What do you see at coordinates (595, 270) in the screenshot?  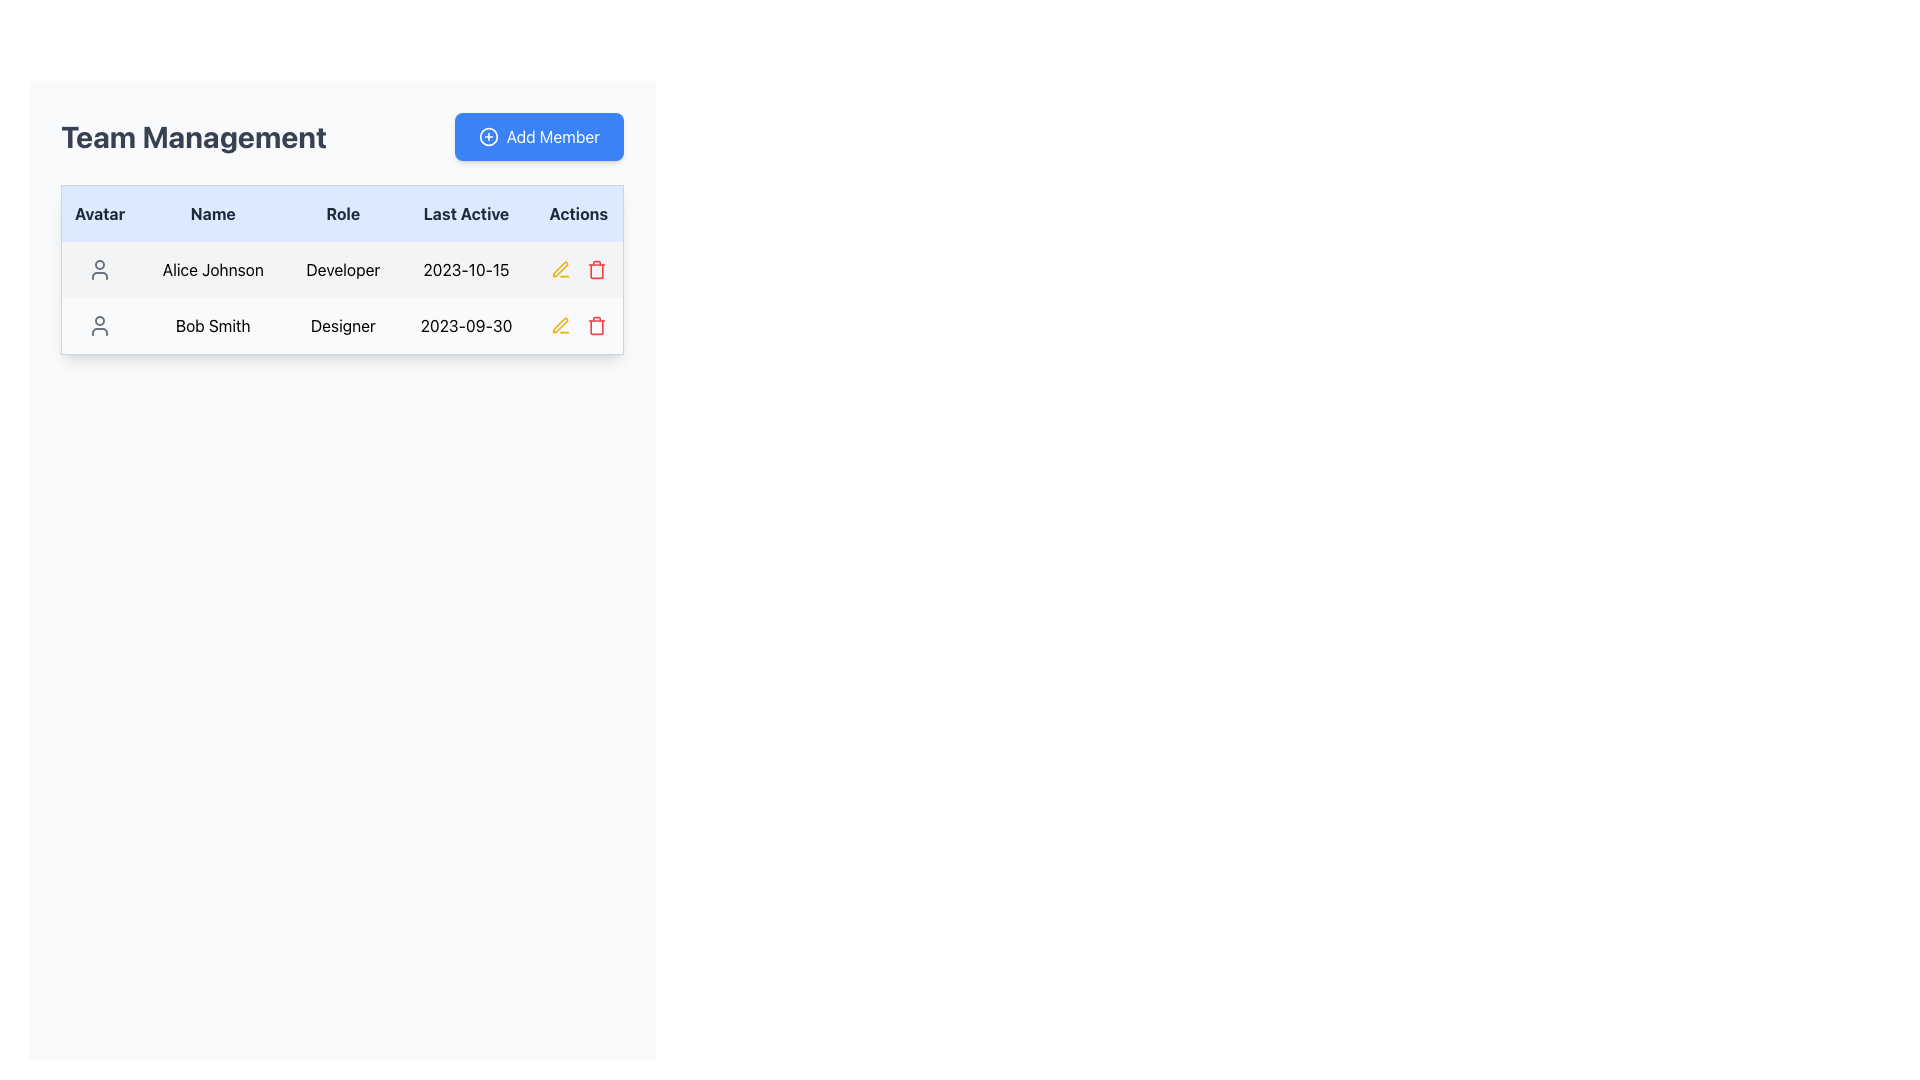 I see `the delete icon button, which is the third interactive icon in the actions column of the second row` at bounding box center [595, 270].